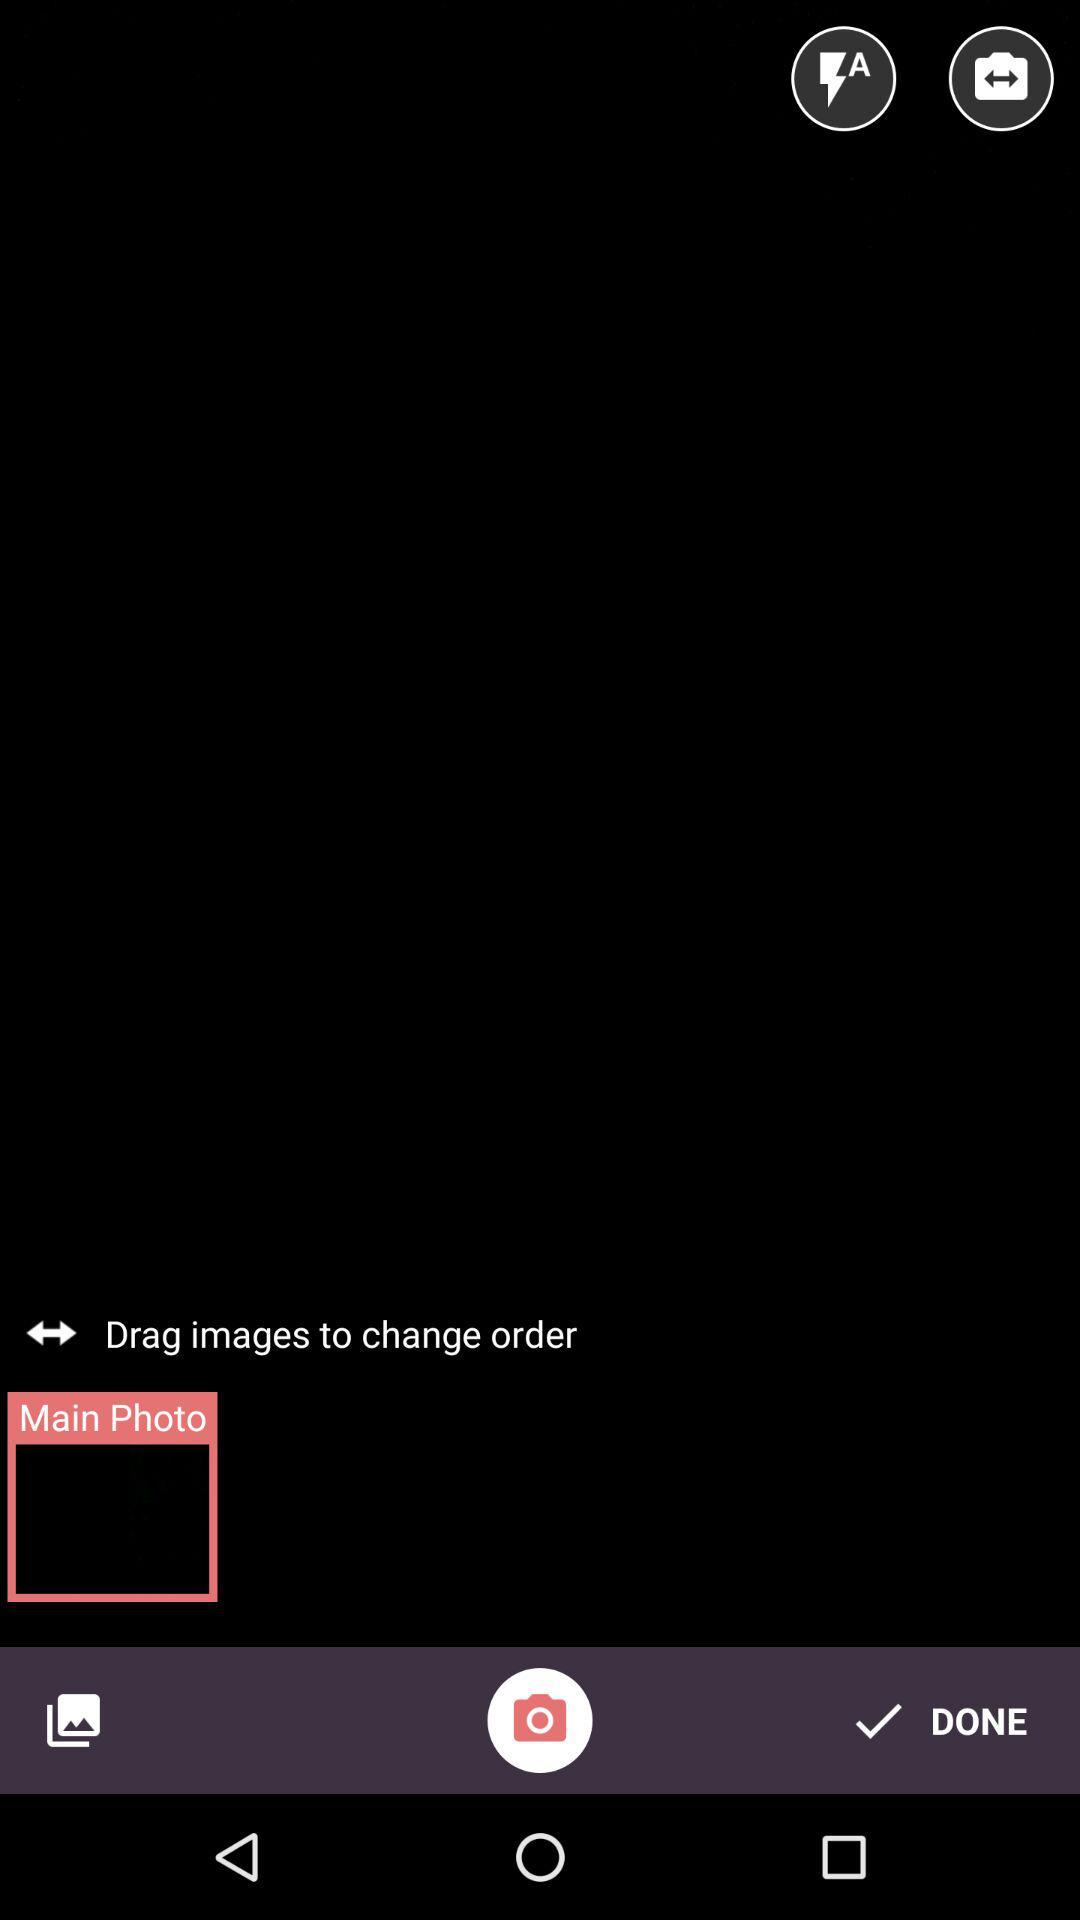  What do you see at coordinates (843, 78) in the screenshot?
I see `the flash icon` at bounding box center [843, 78].